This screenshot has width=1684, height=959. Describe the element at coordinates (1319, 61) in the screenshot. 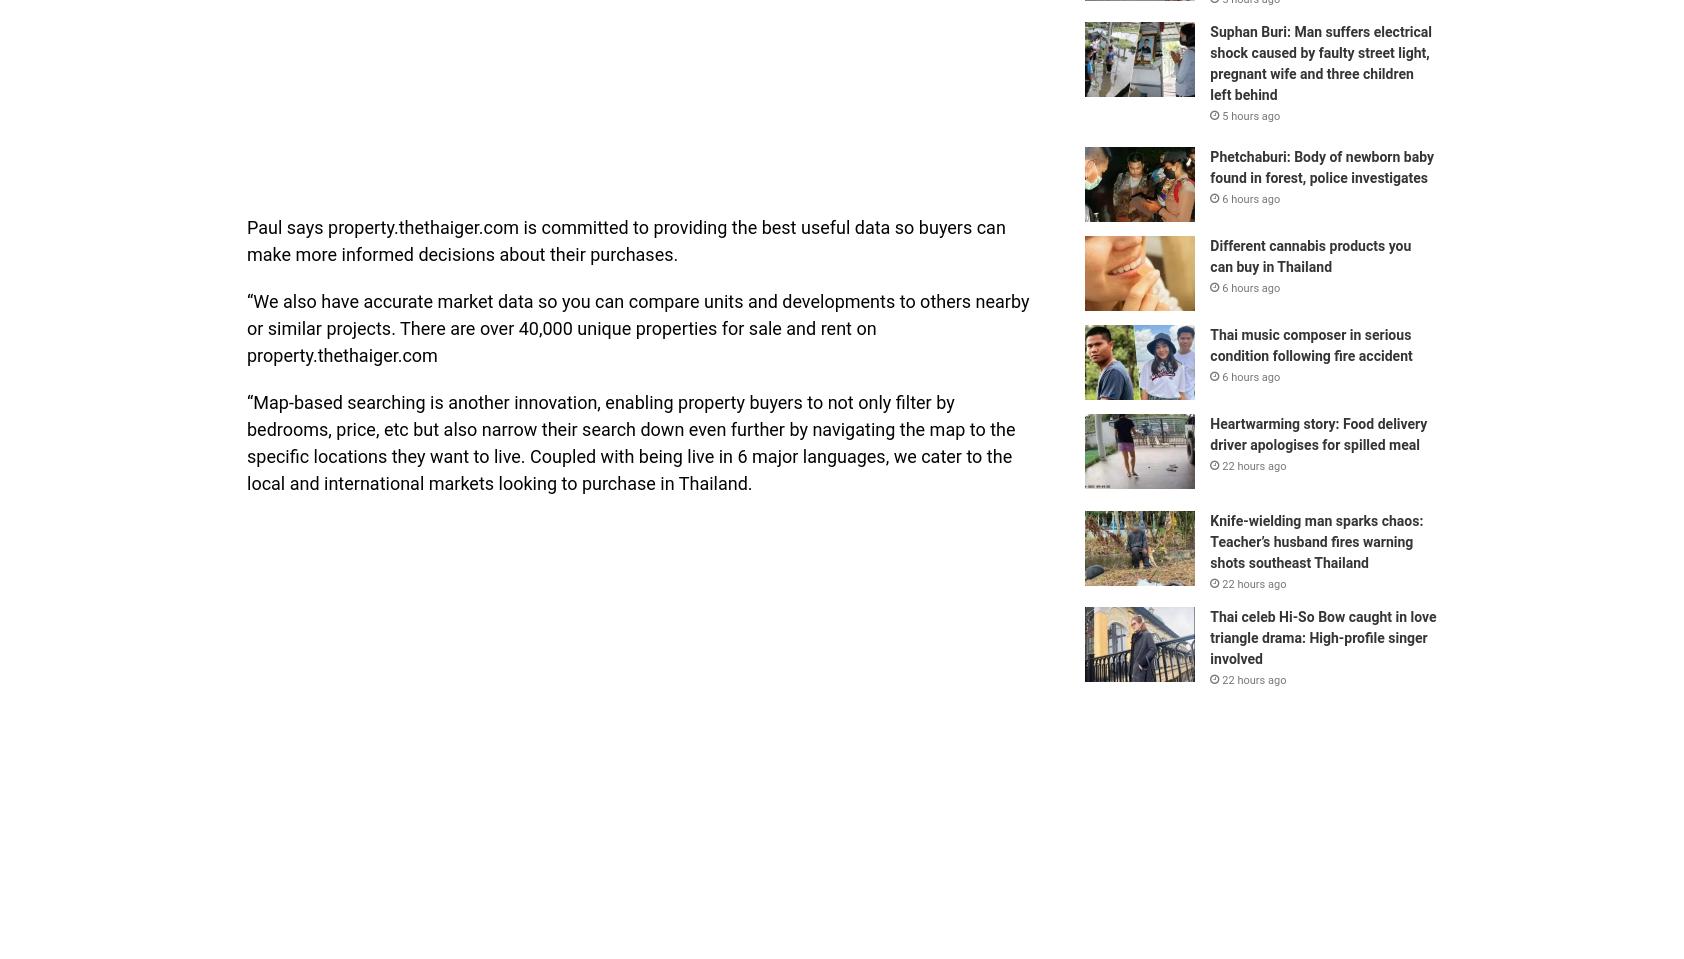

I see `'Suphan Buri: Man suffers electrical shock caused by faulty street light, pregnant wife and three children left behind'` at that location.